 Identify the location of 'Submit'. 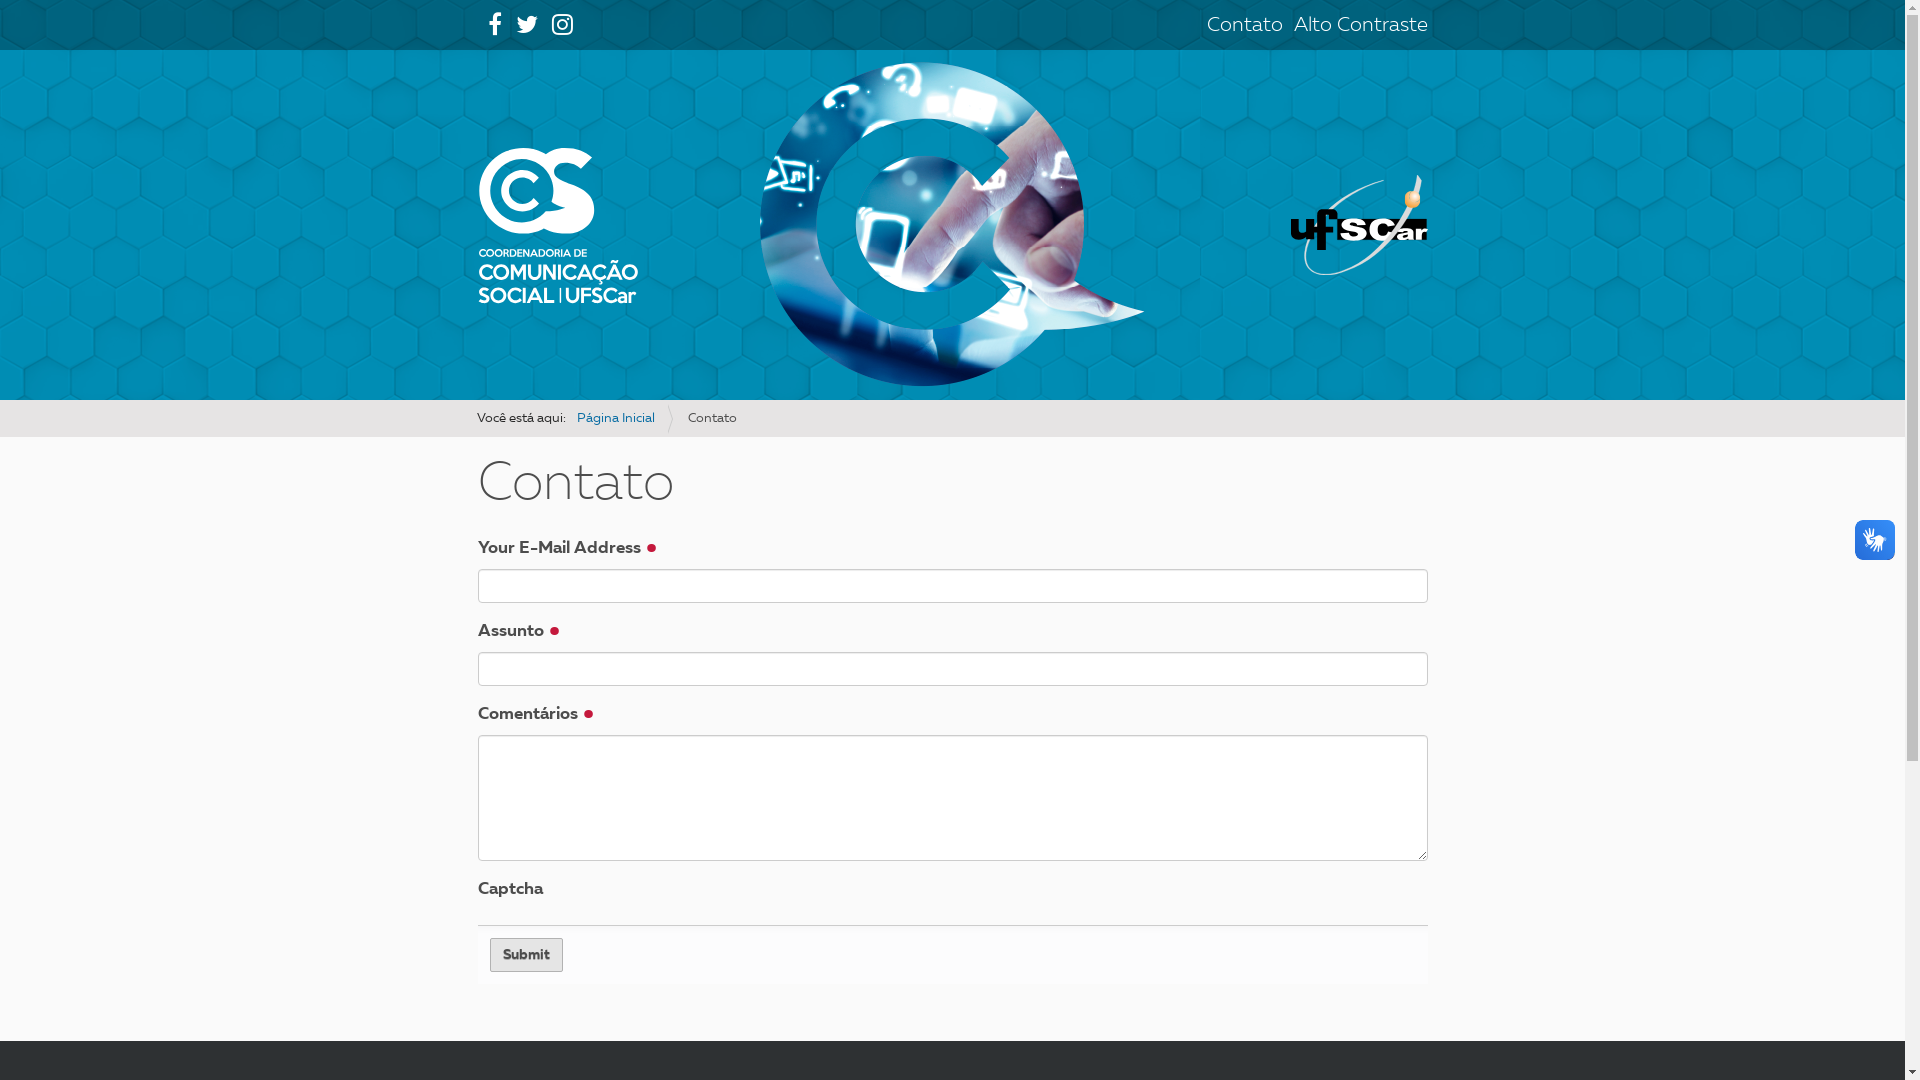
(526, 954).